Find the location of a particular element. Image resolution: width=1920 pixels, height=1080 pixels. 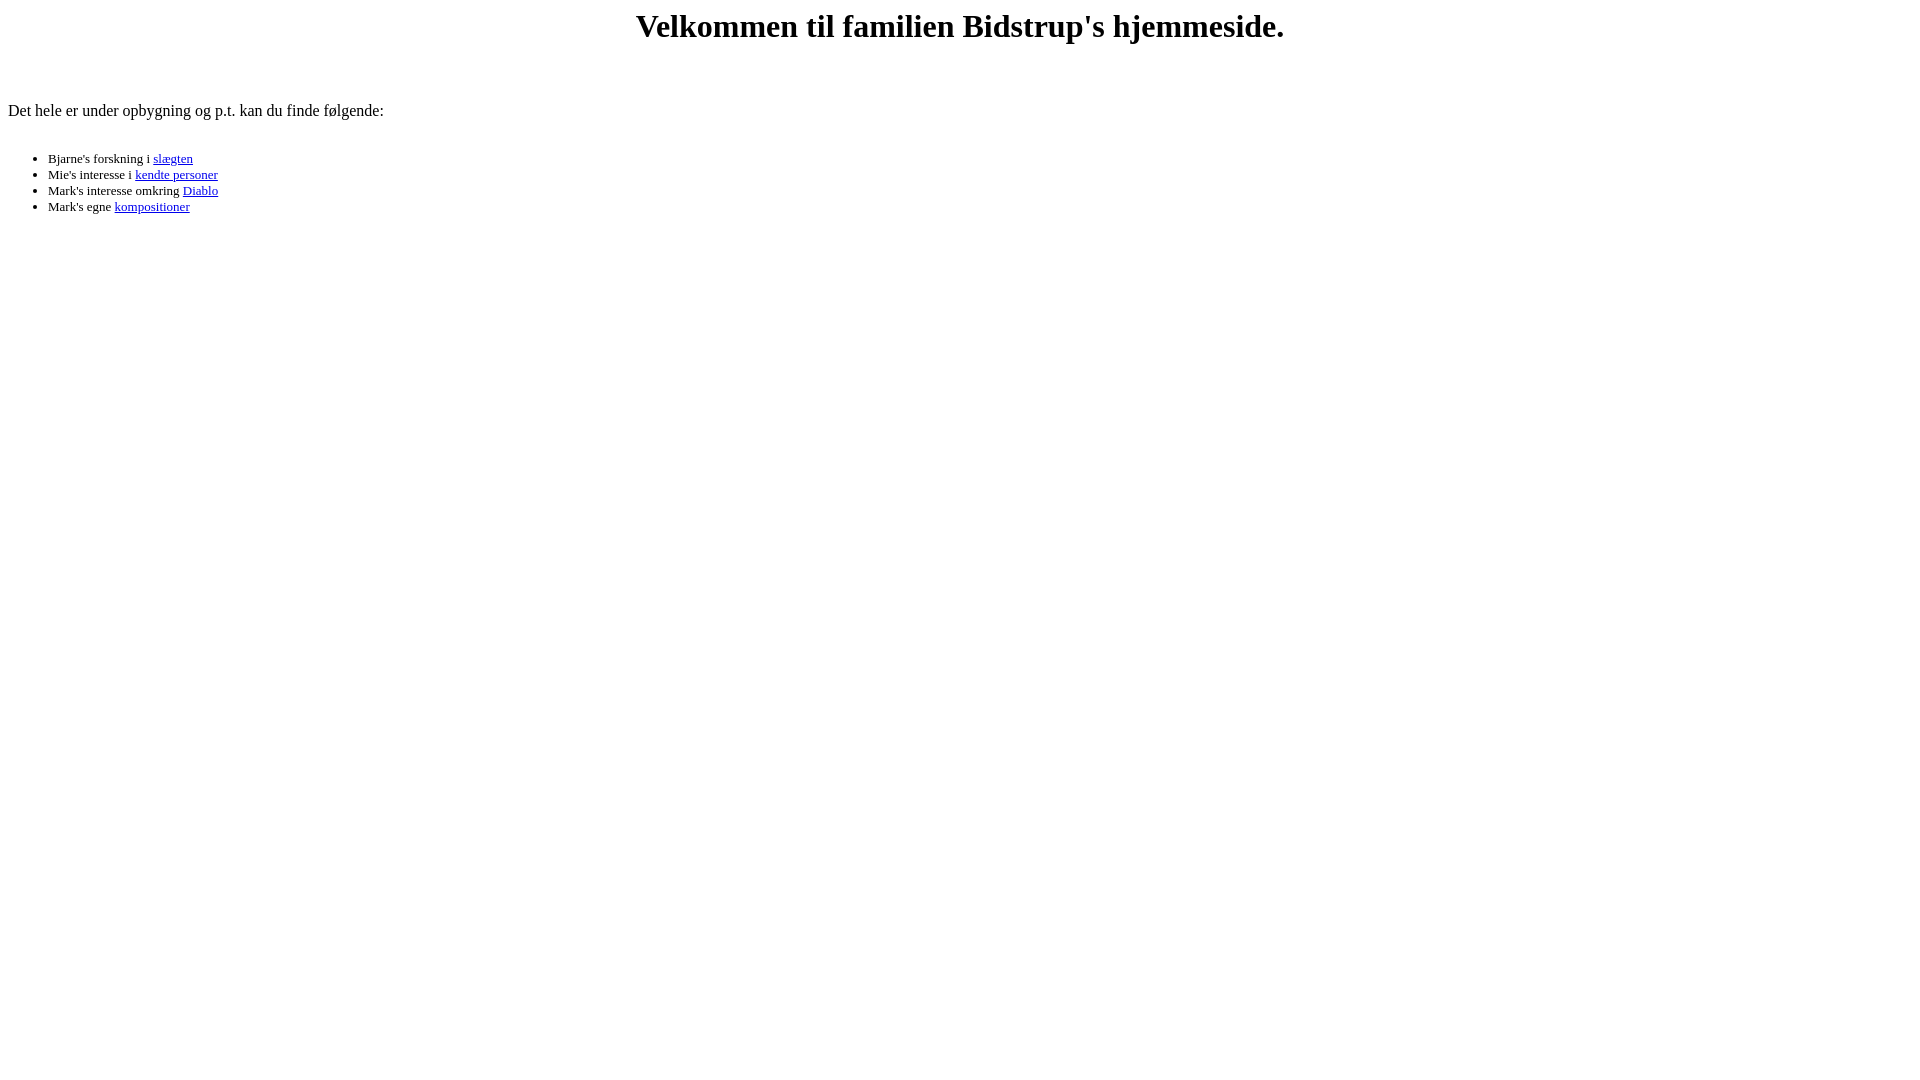

'kendte personer' is located at coordinates (133, 173).